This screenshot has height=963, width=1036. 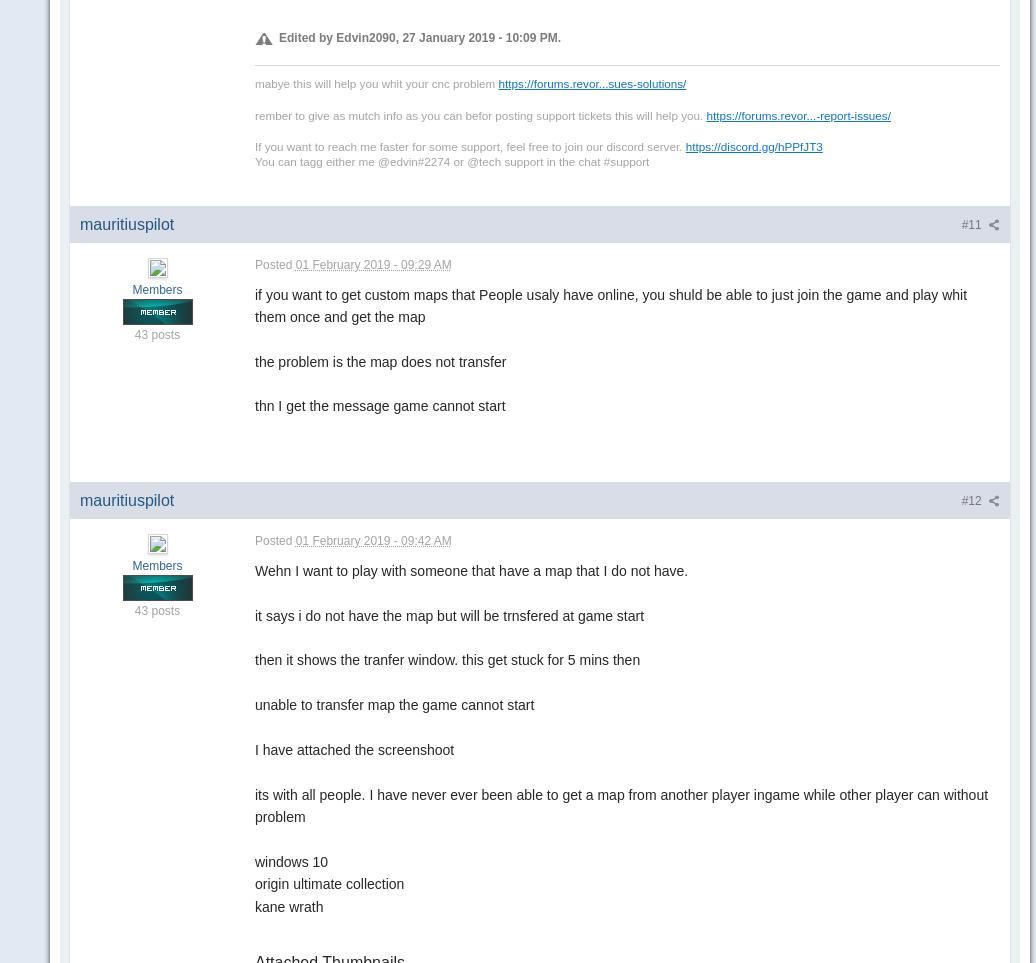 What do you see at coordinates (372, 540) in the screenshot?
I see `'01 February 2019 - 09:42 AM'` at bounding box center [372, 540].